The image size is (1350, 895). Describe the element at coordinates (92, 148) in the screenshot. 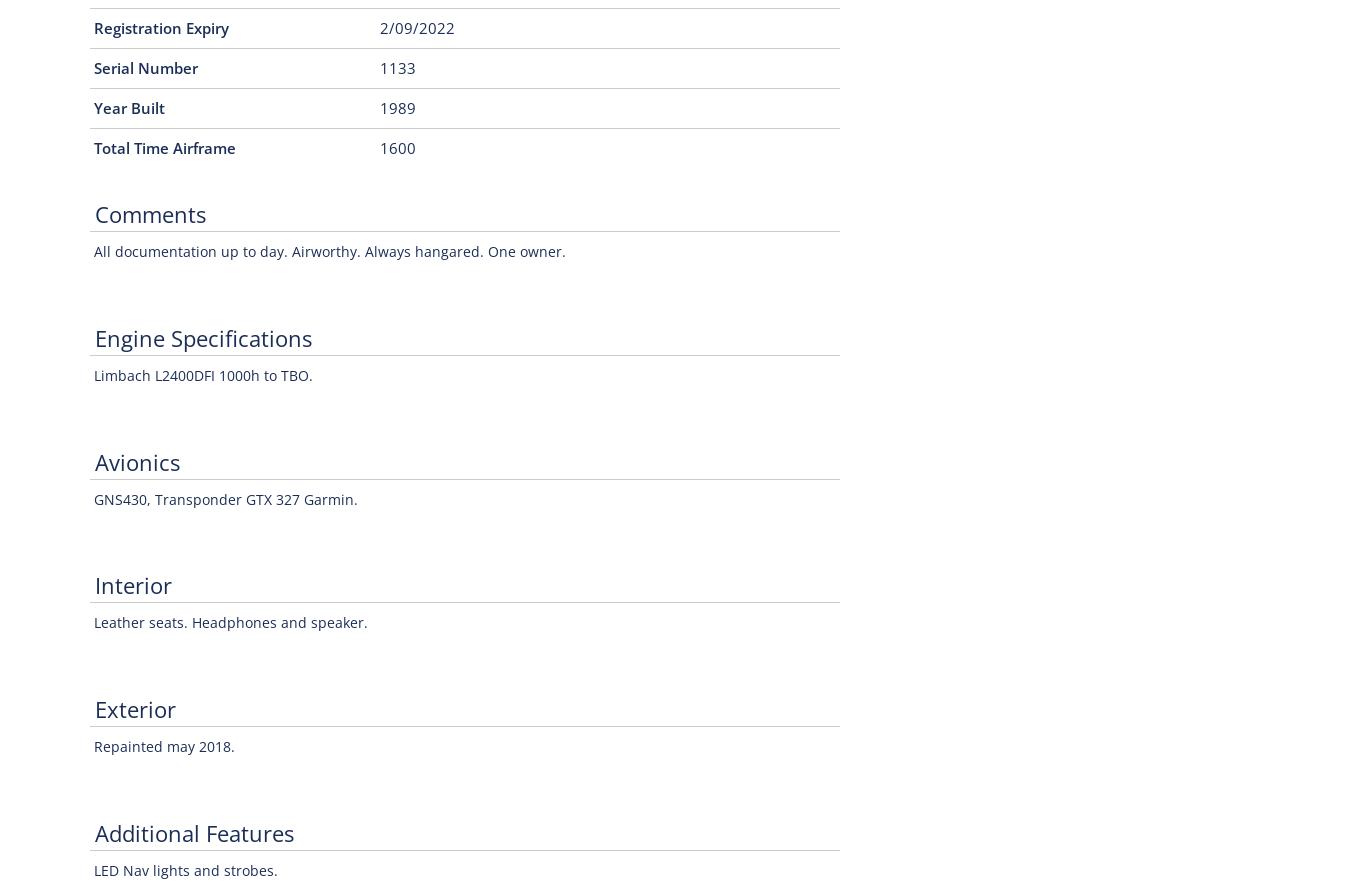

I see `'Total Time Airframe'` at that location.